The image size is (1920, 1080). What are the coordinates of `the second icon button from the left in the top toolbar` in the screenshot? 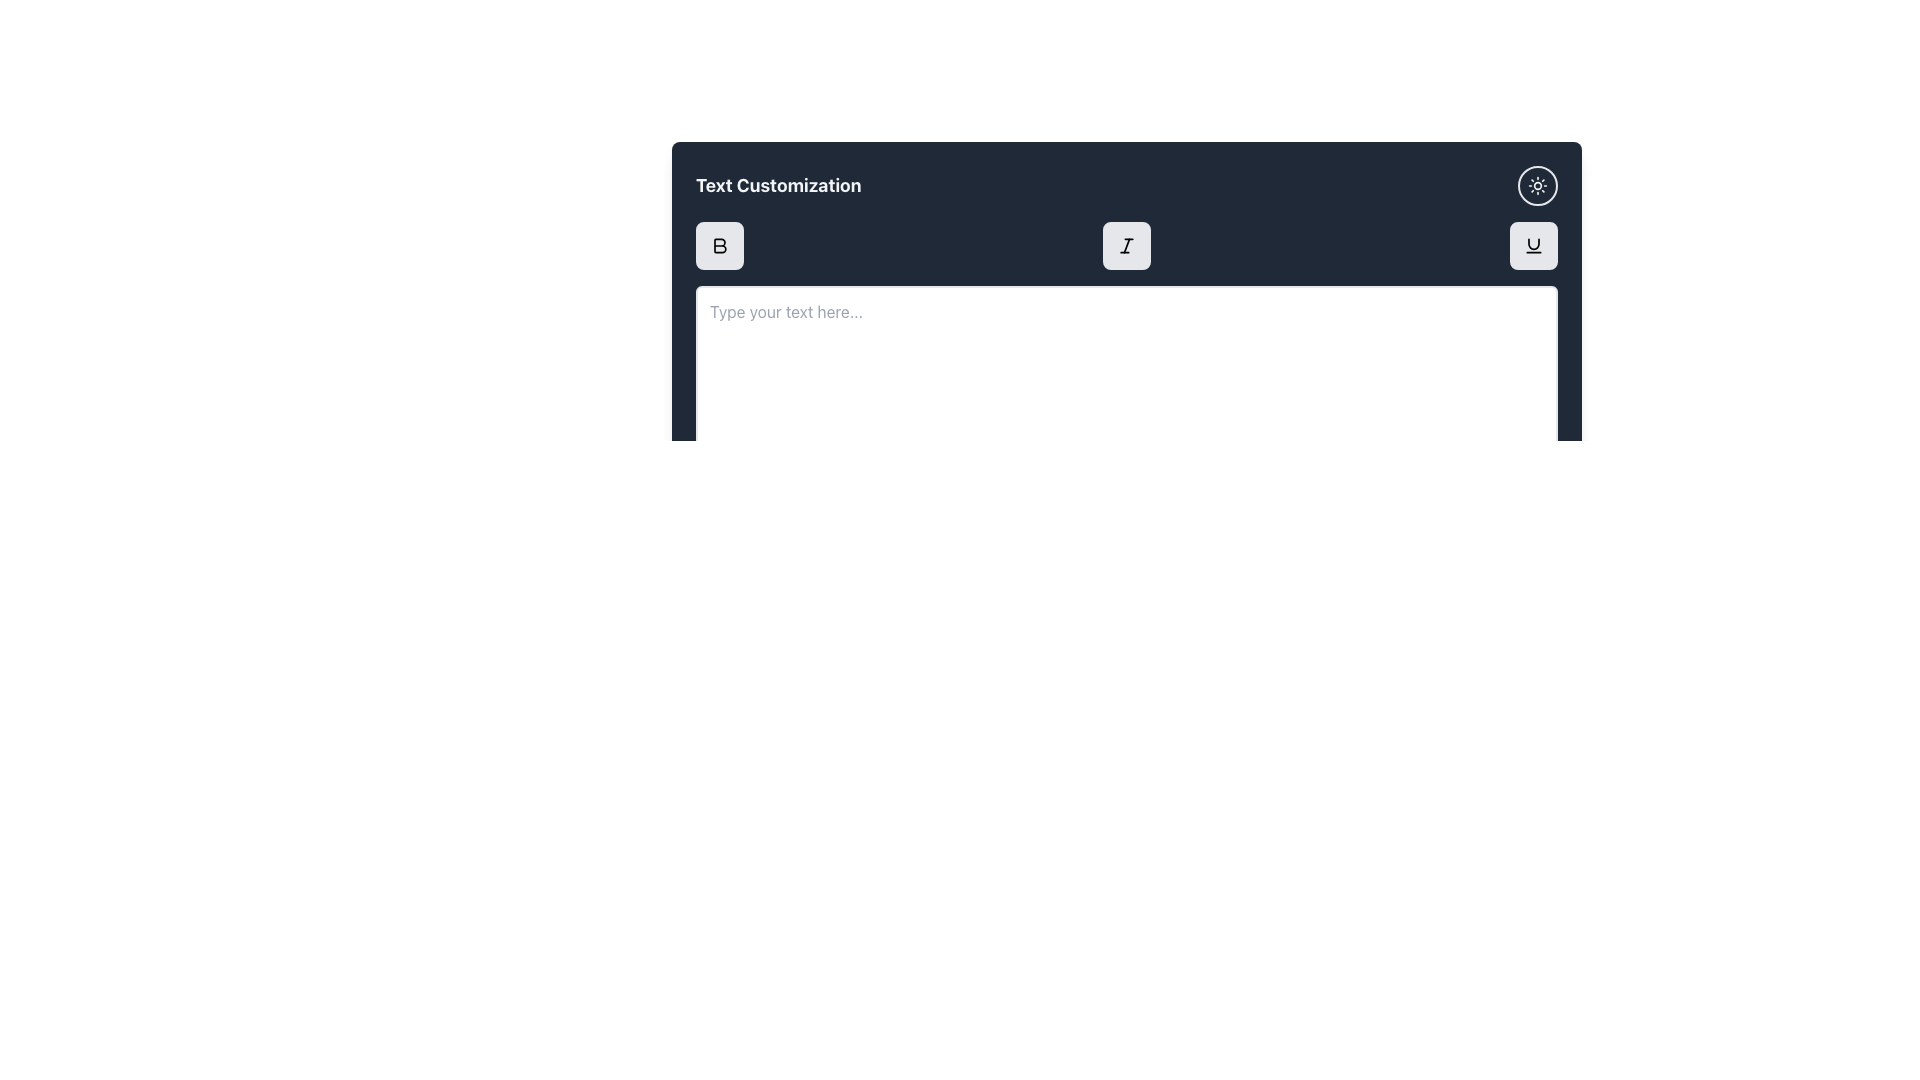 It's located at (1127, 245).